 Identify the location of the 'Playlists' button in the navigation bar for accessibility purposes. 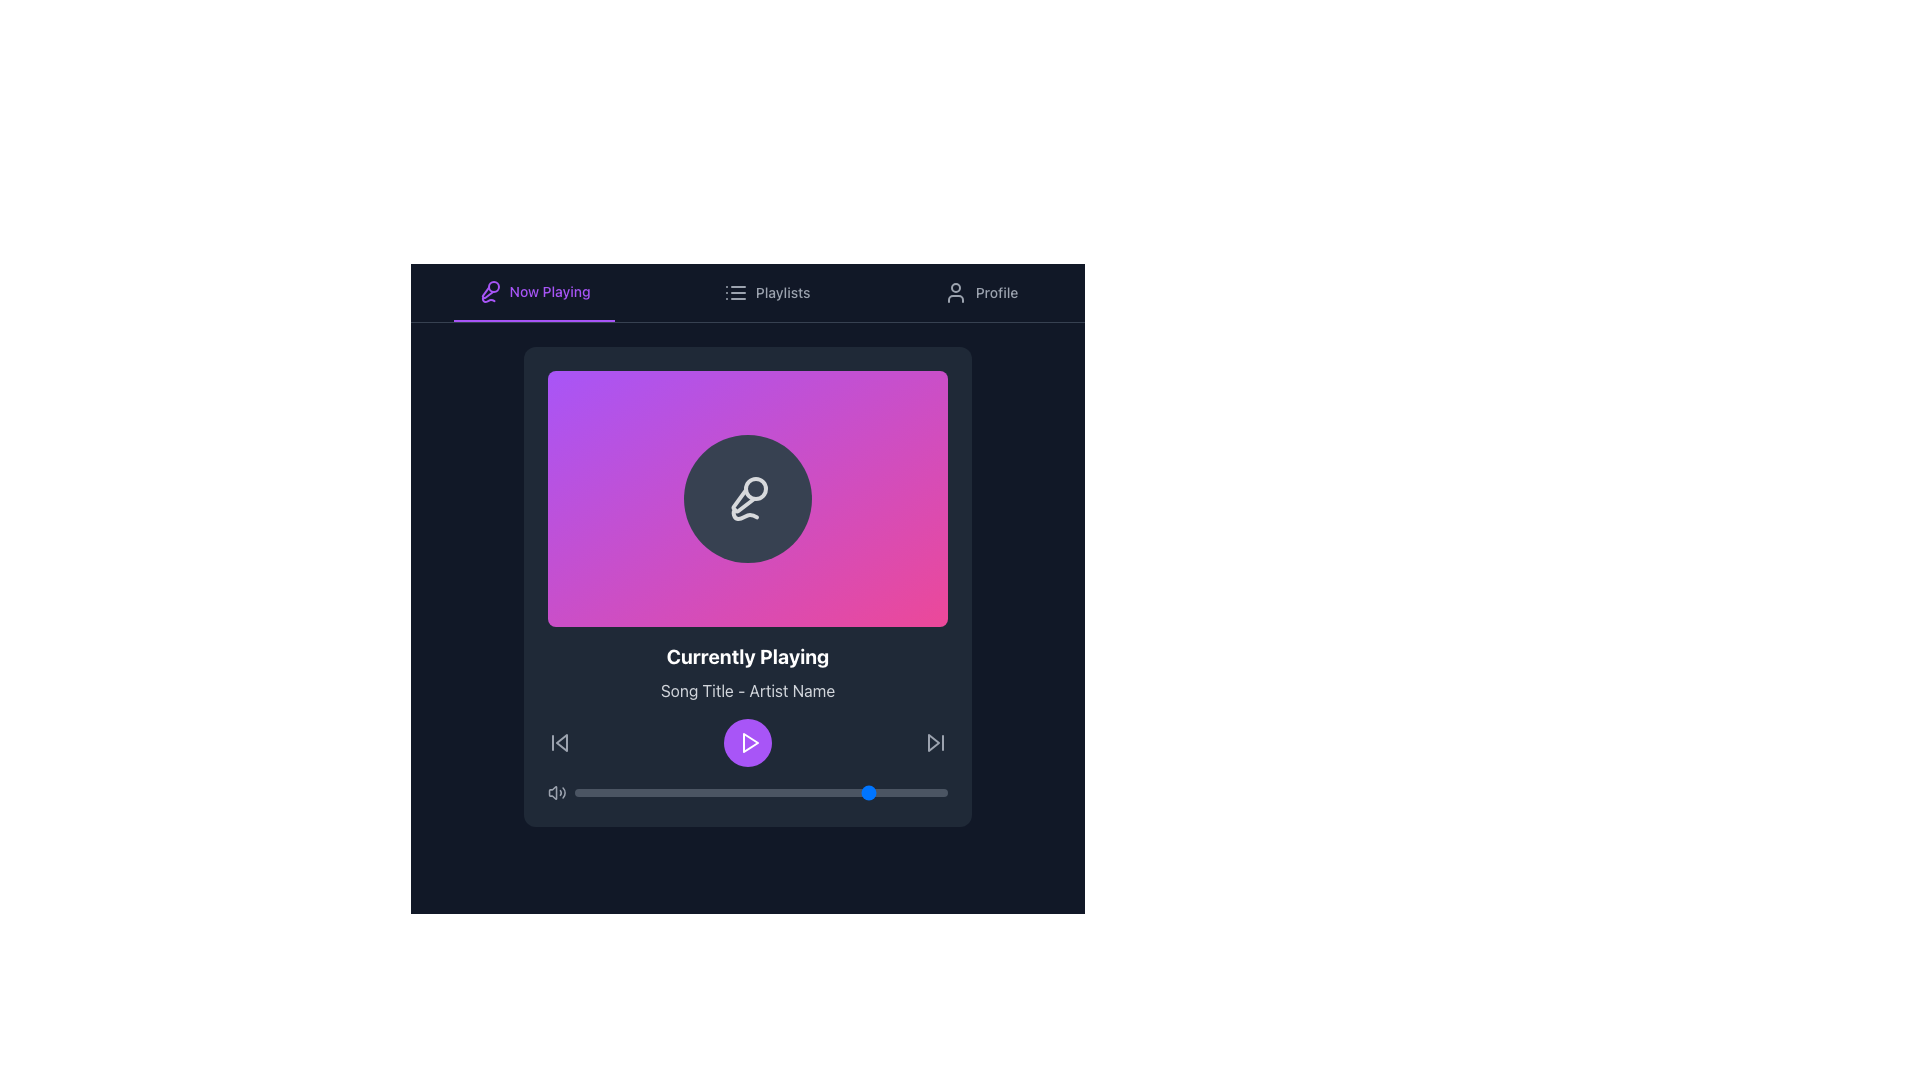
(766, 293).